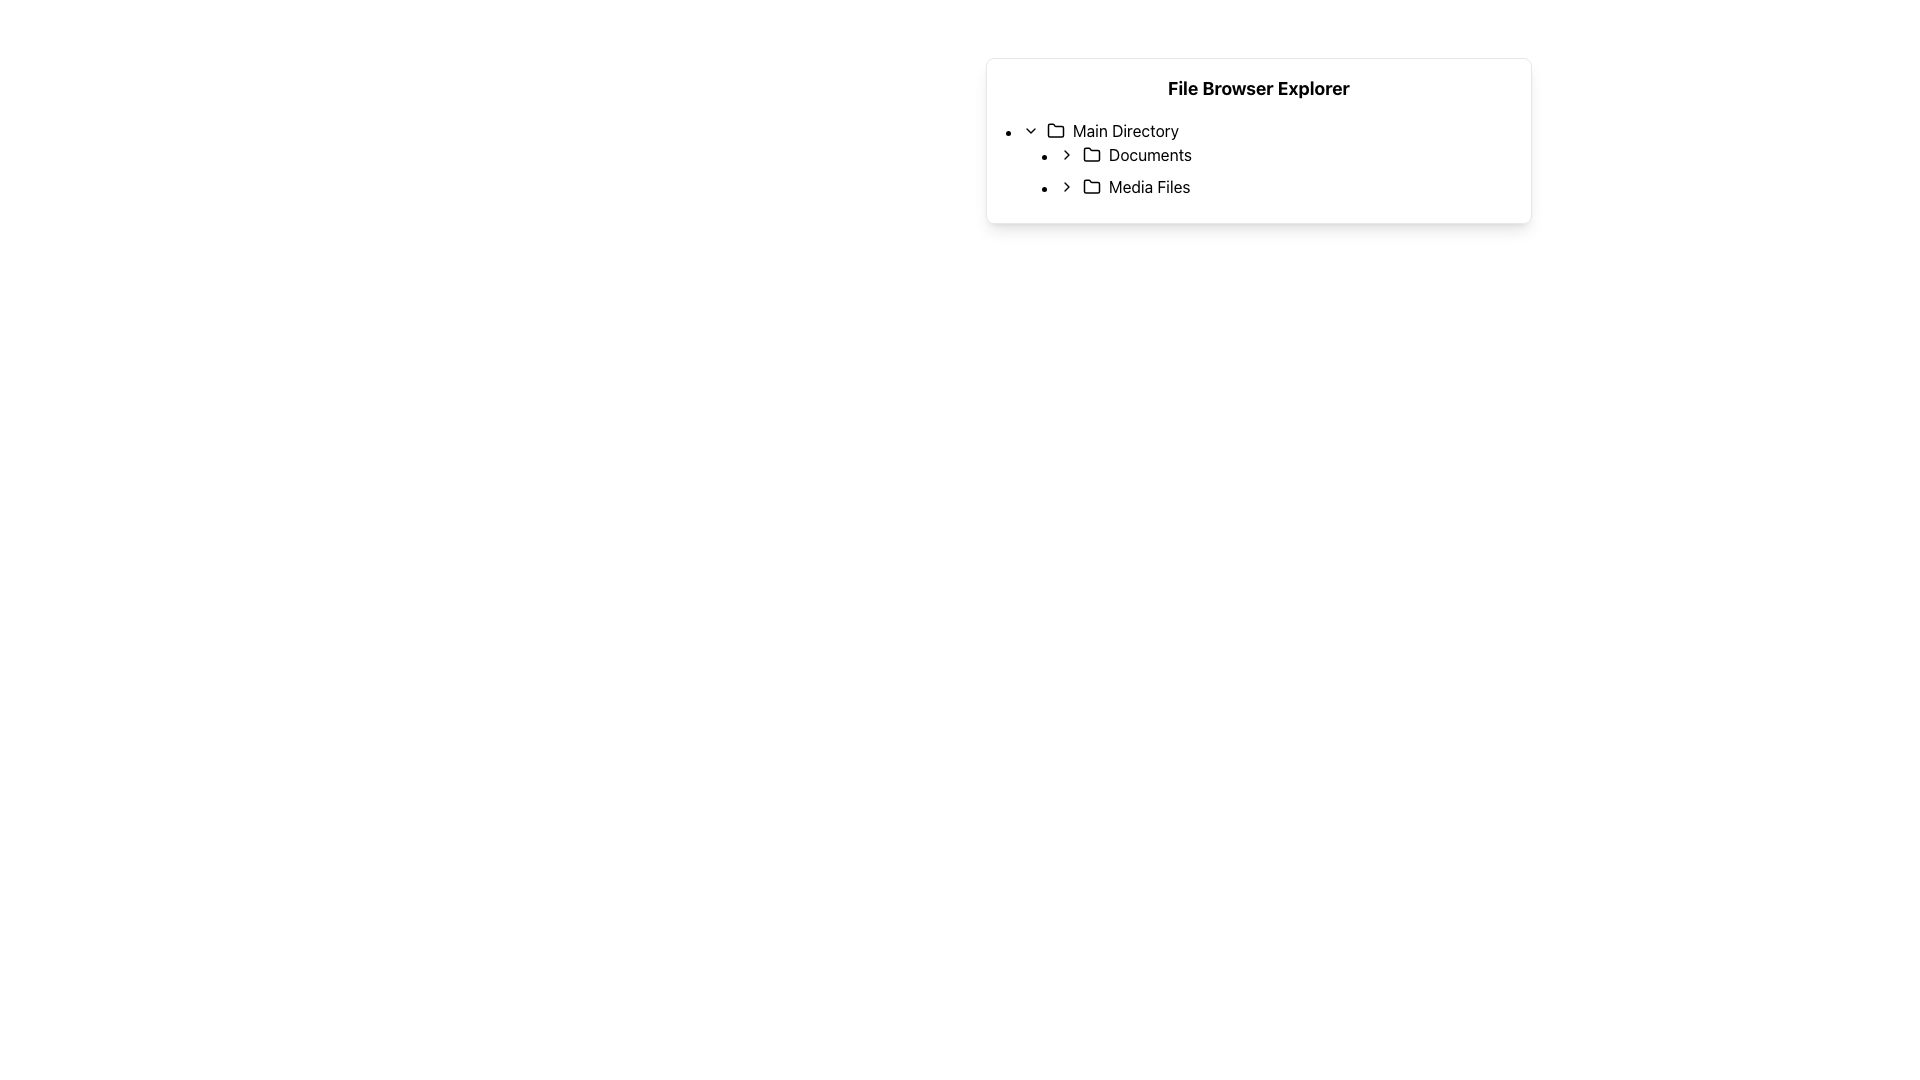 The height and width of the screenshot is (1080, 1920). I want to click on the 'Media Files' folder icon in the file explorer to interact with it, so click(1090, 186).